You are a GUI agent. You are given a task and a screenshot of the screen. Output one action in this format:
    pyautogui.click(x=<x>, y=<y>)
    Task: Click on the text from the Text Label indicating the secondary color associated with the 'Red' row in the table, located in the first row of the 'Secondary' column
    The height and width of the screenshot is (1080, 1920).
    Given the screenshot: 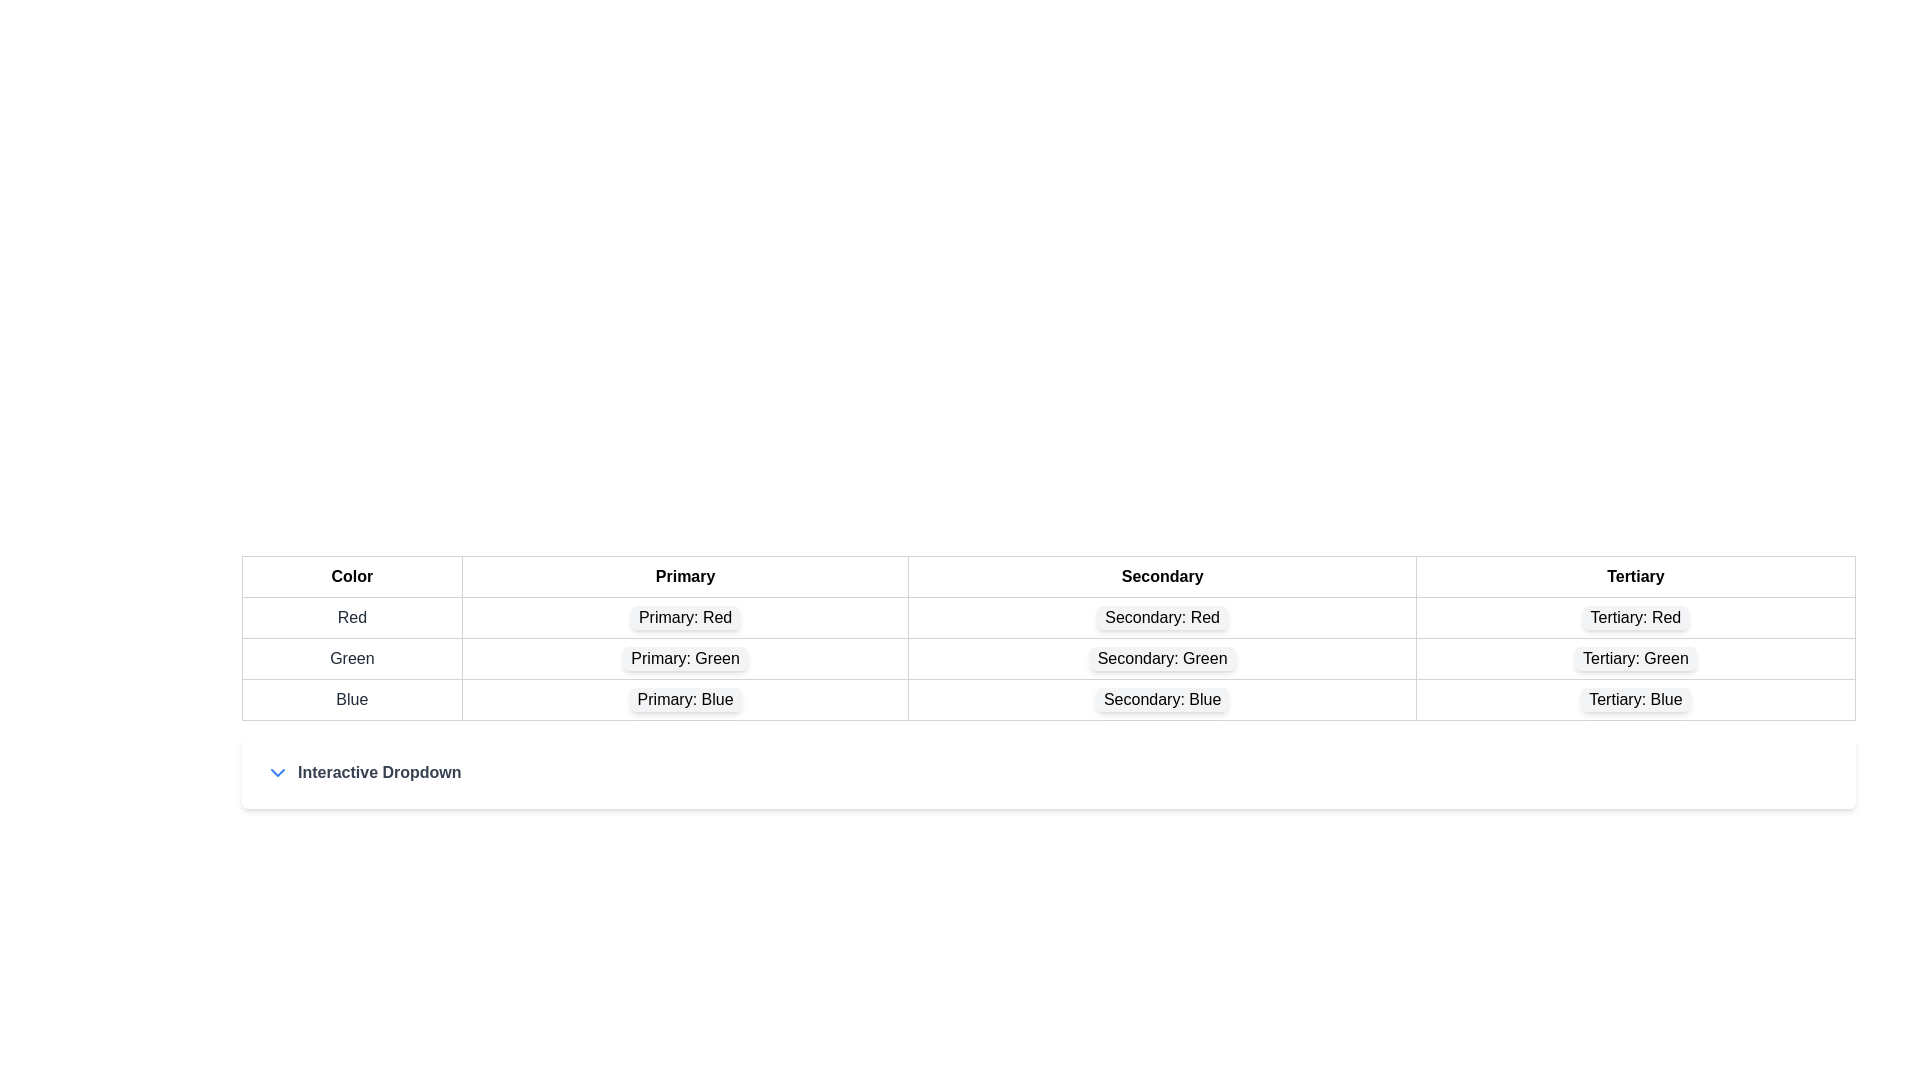 What is the action you would take?
    pyautogui.click(x=1162, y=616)
    